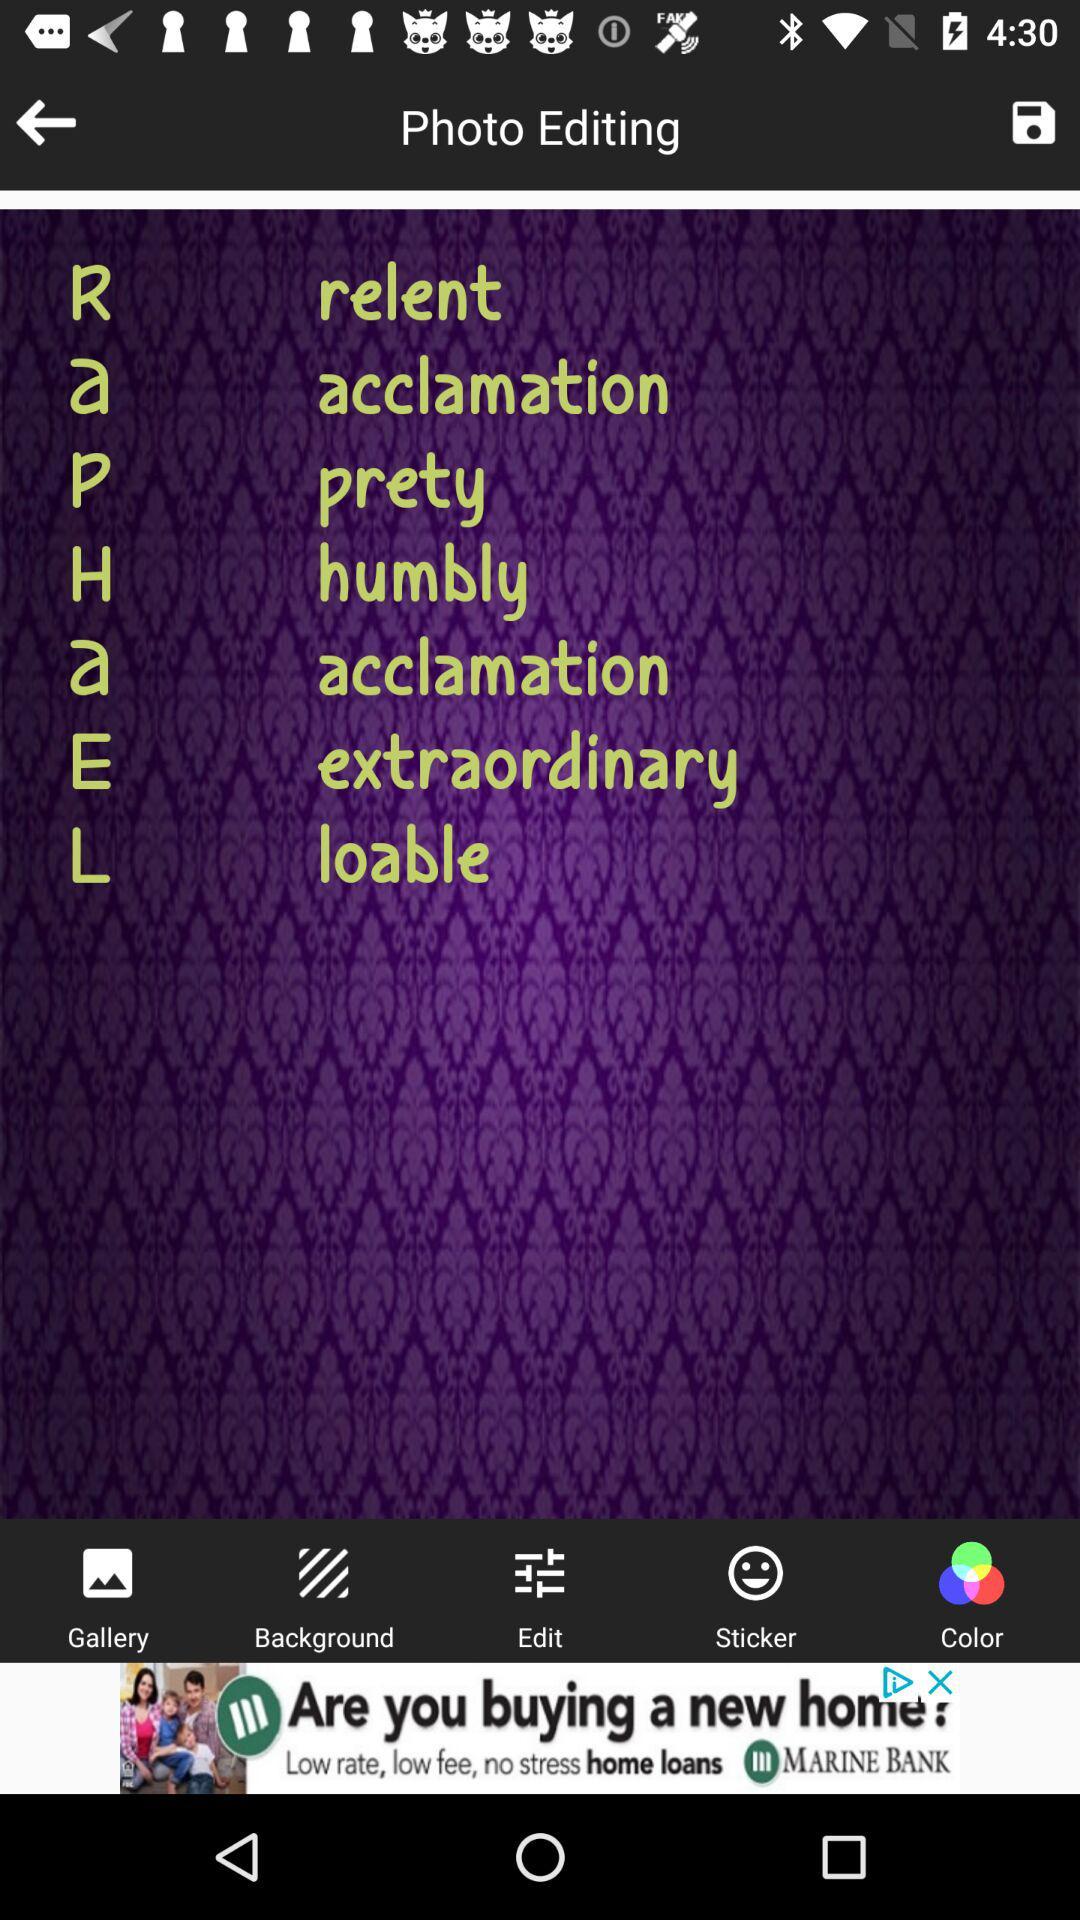  I want to click on this, so click(1033, 121).